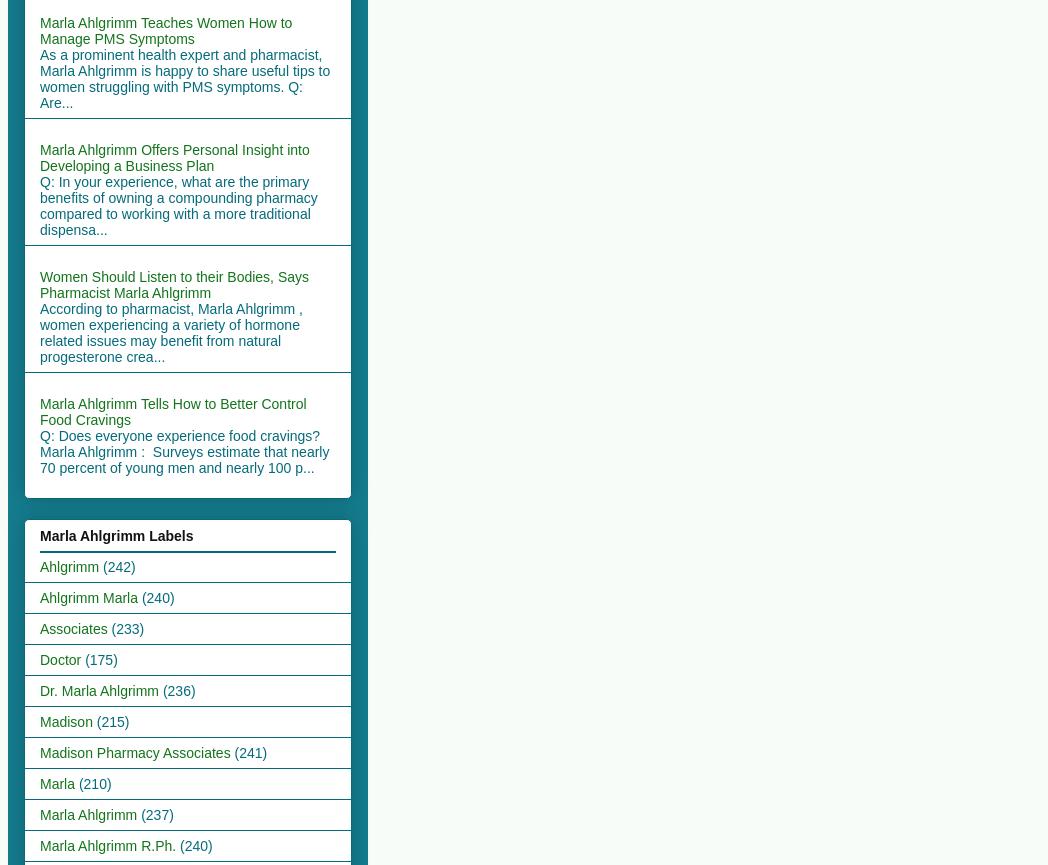 The height and width of the screenshot is (865, 1048). I want to click on '(210)', so click(93, 781).